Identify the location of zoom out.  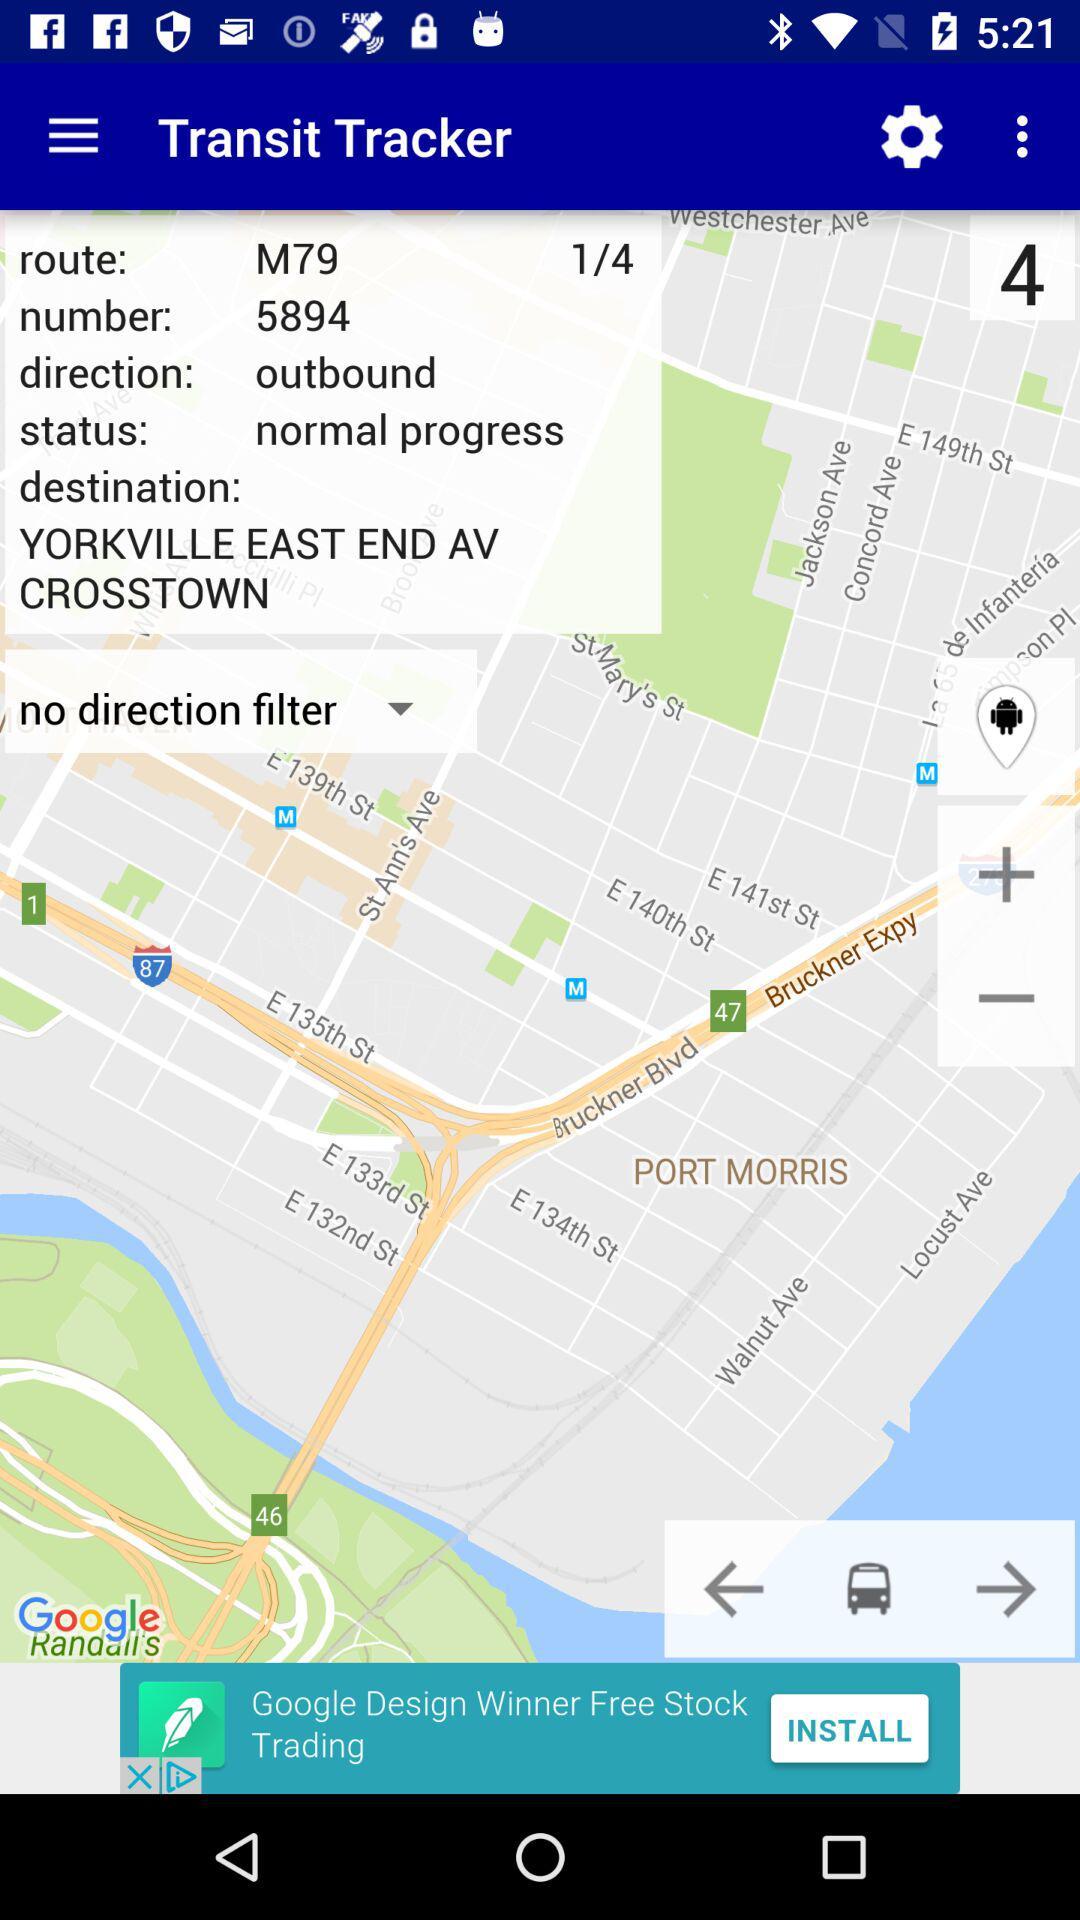
(1006, 997).